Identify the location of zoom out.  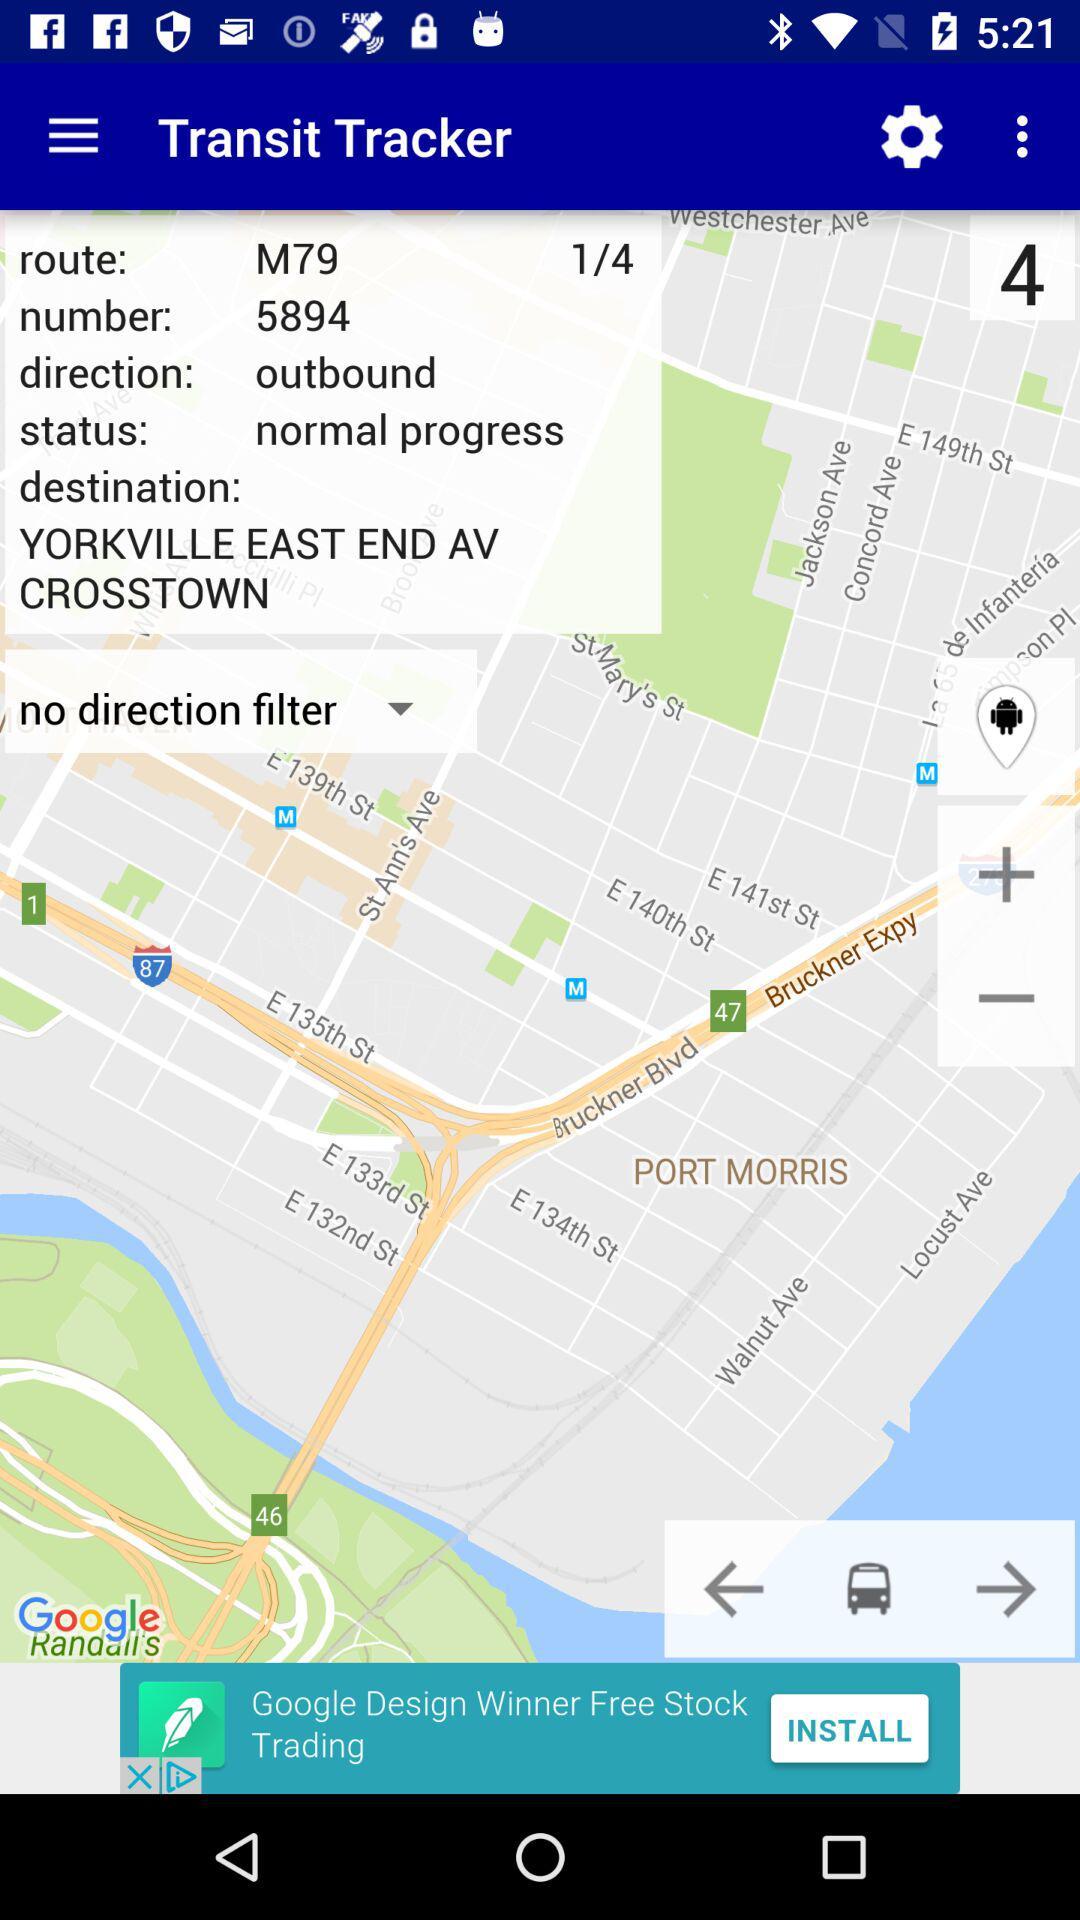
(1006, 997).